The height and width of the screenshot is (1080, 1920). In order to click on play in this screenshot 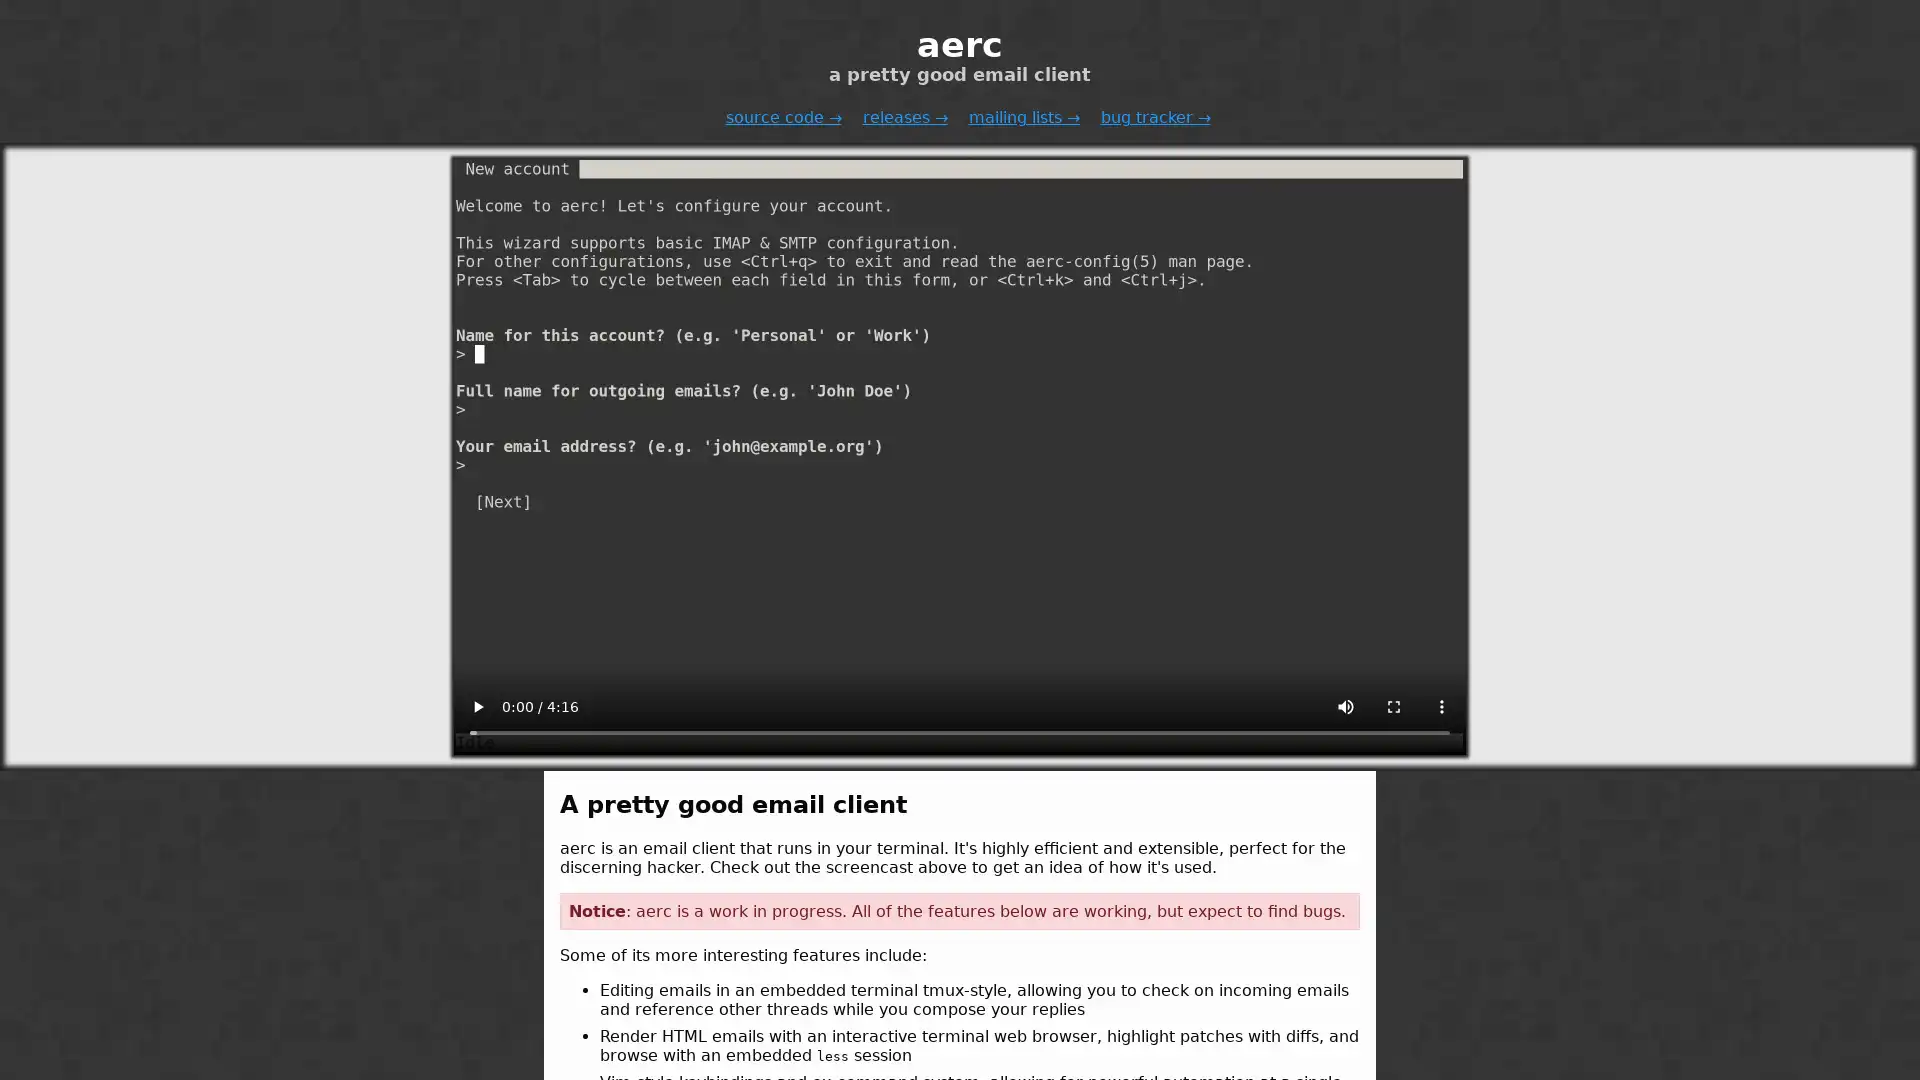, I will do `click(477, 705)`.